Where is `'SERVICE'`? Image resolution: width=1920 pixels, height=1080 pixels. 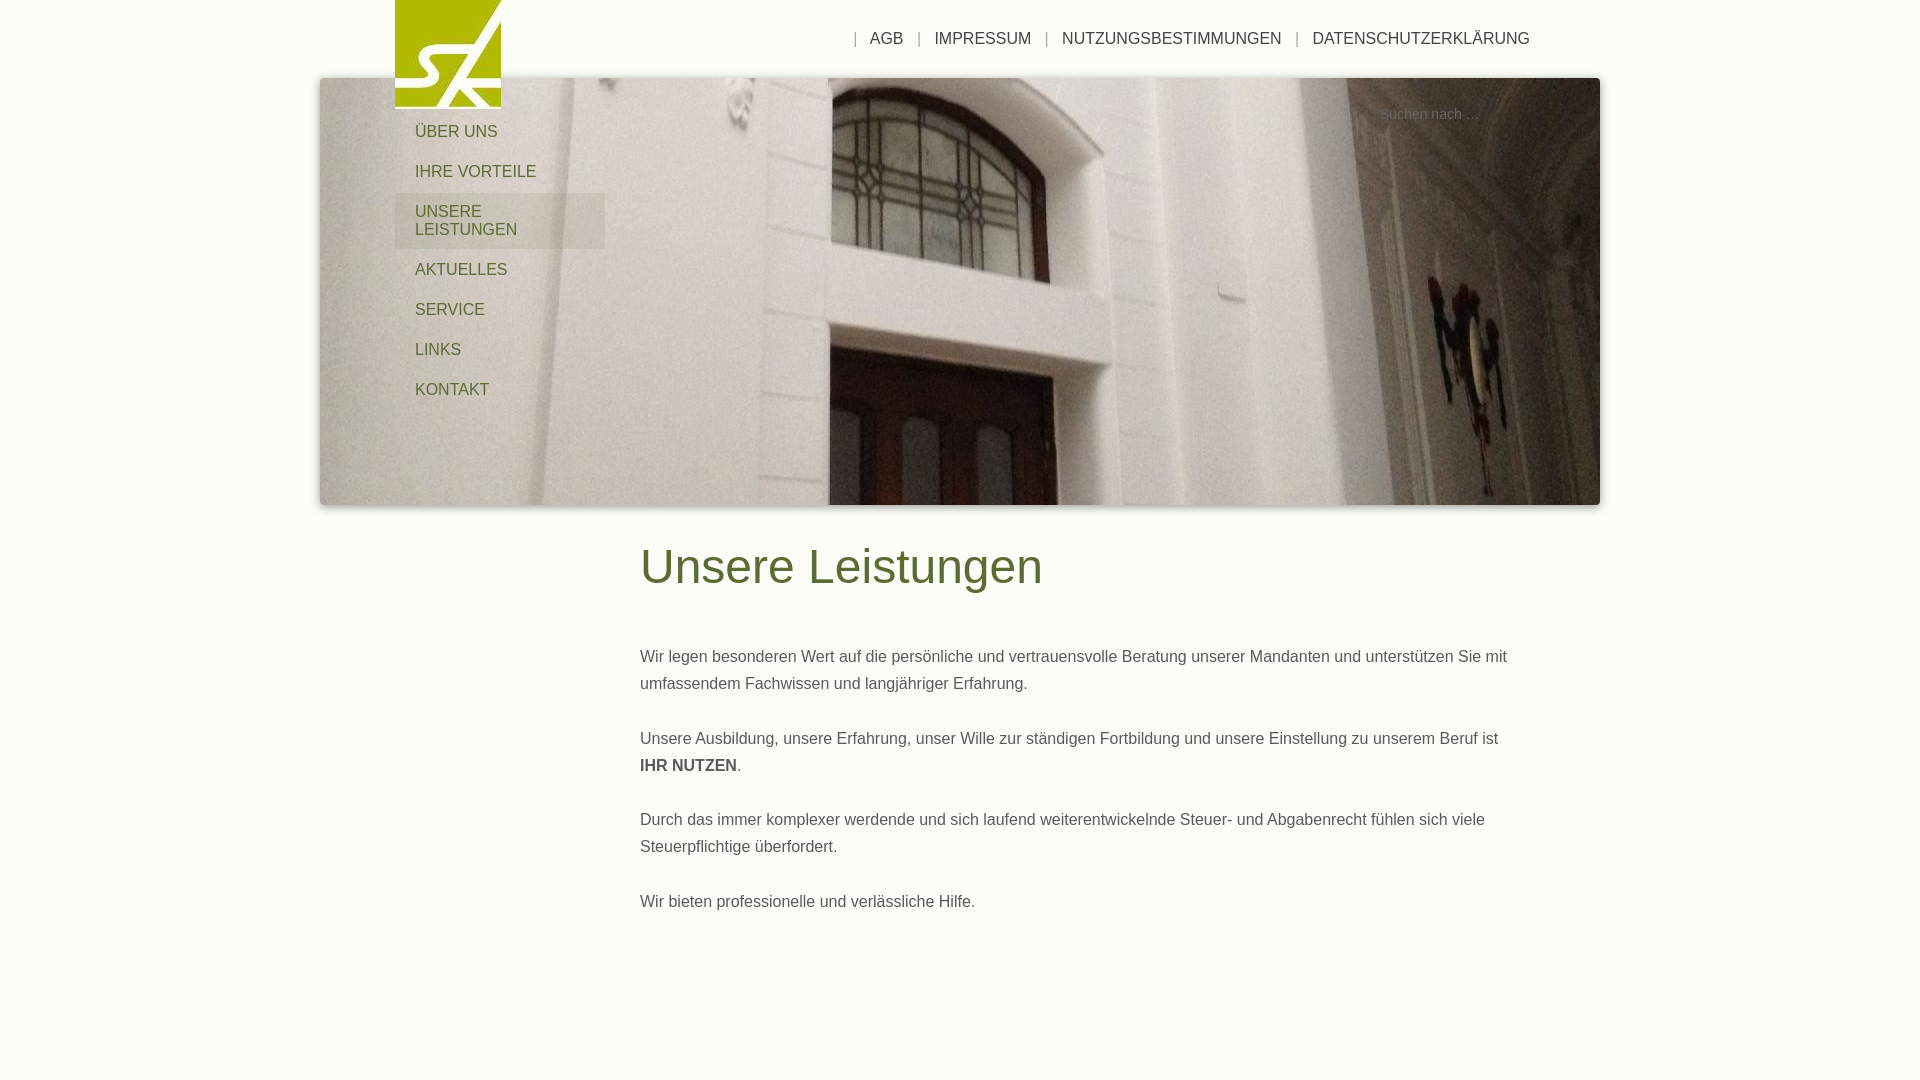
'SERVICE' is located at coordinates (499, 309).